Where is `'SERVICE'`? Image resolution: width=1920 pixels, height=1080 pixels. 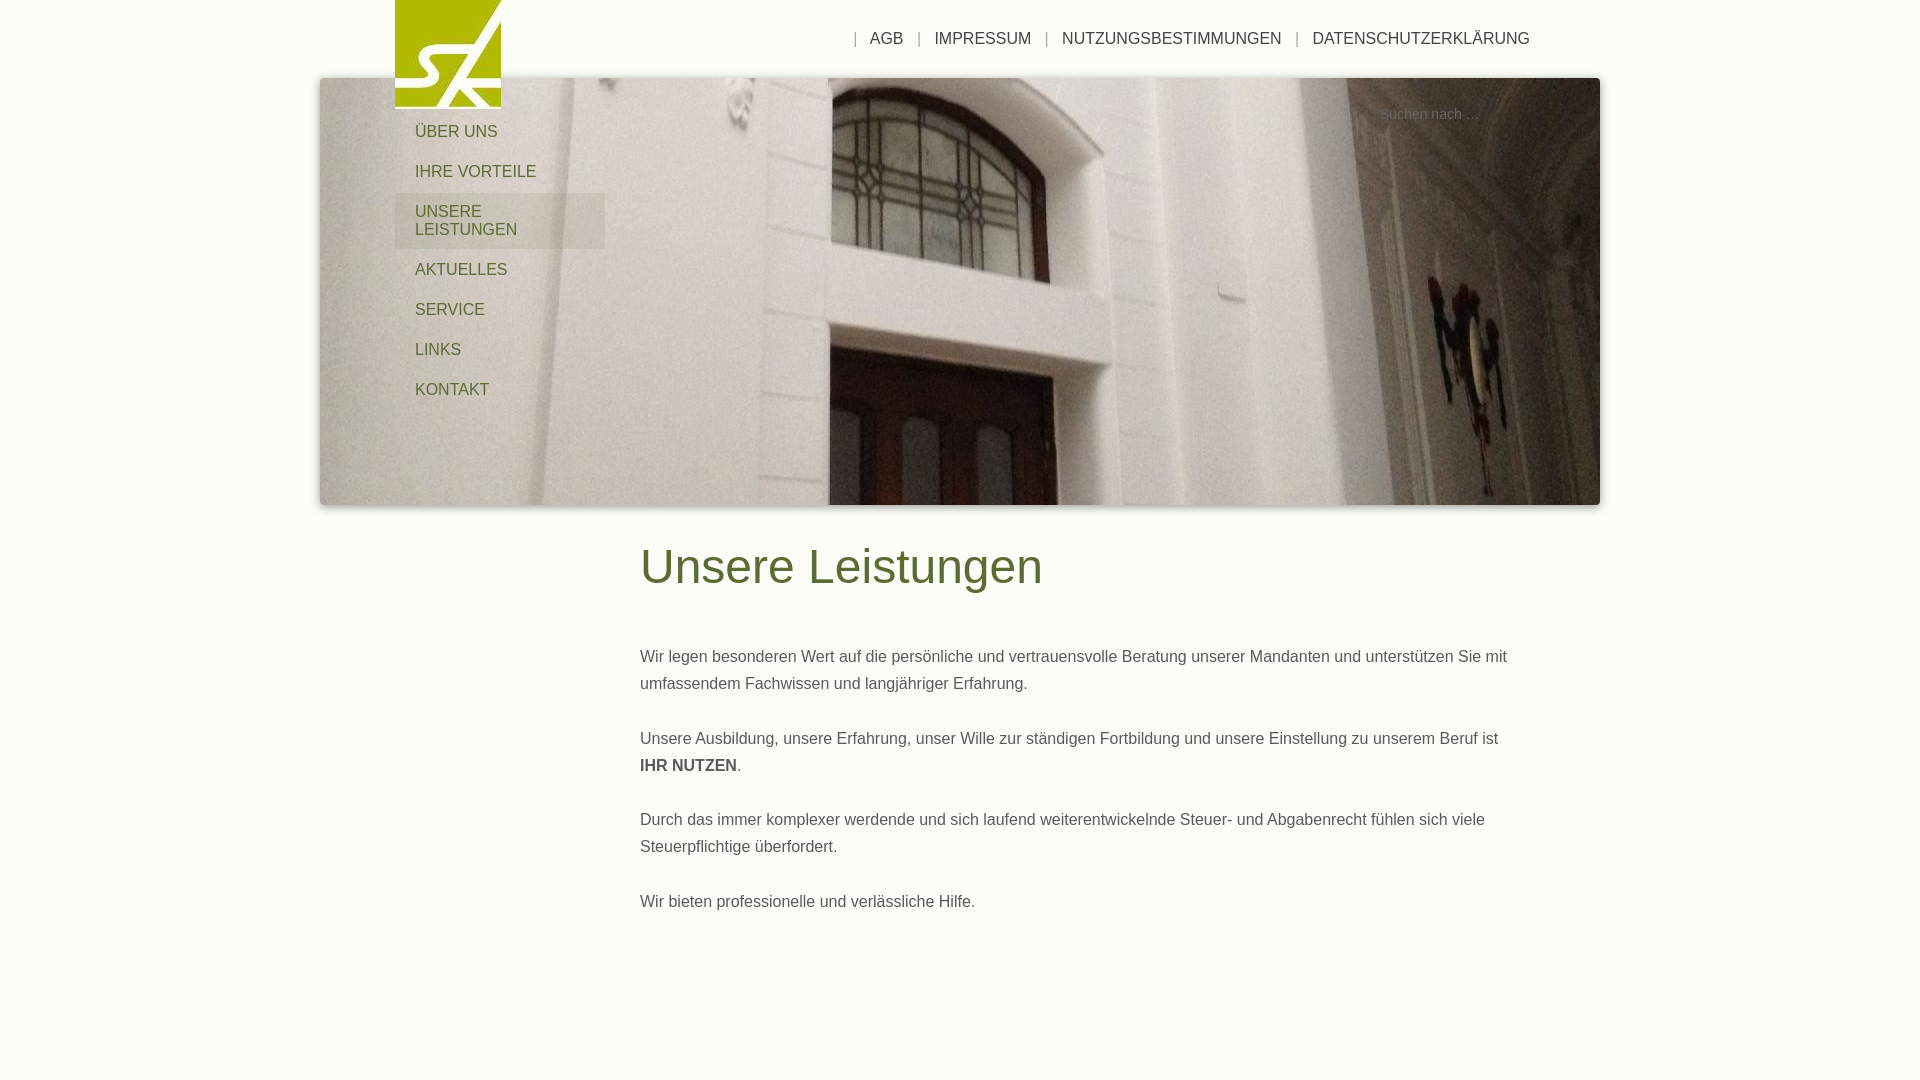
'SERVICE' is located at coordinates (499, 309).